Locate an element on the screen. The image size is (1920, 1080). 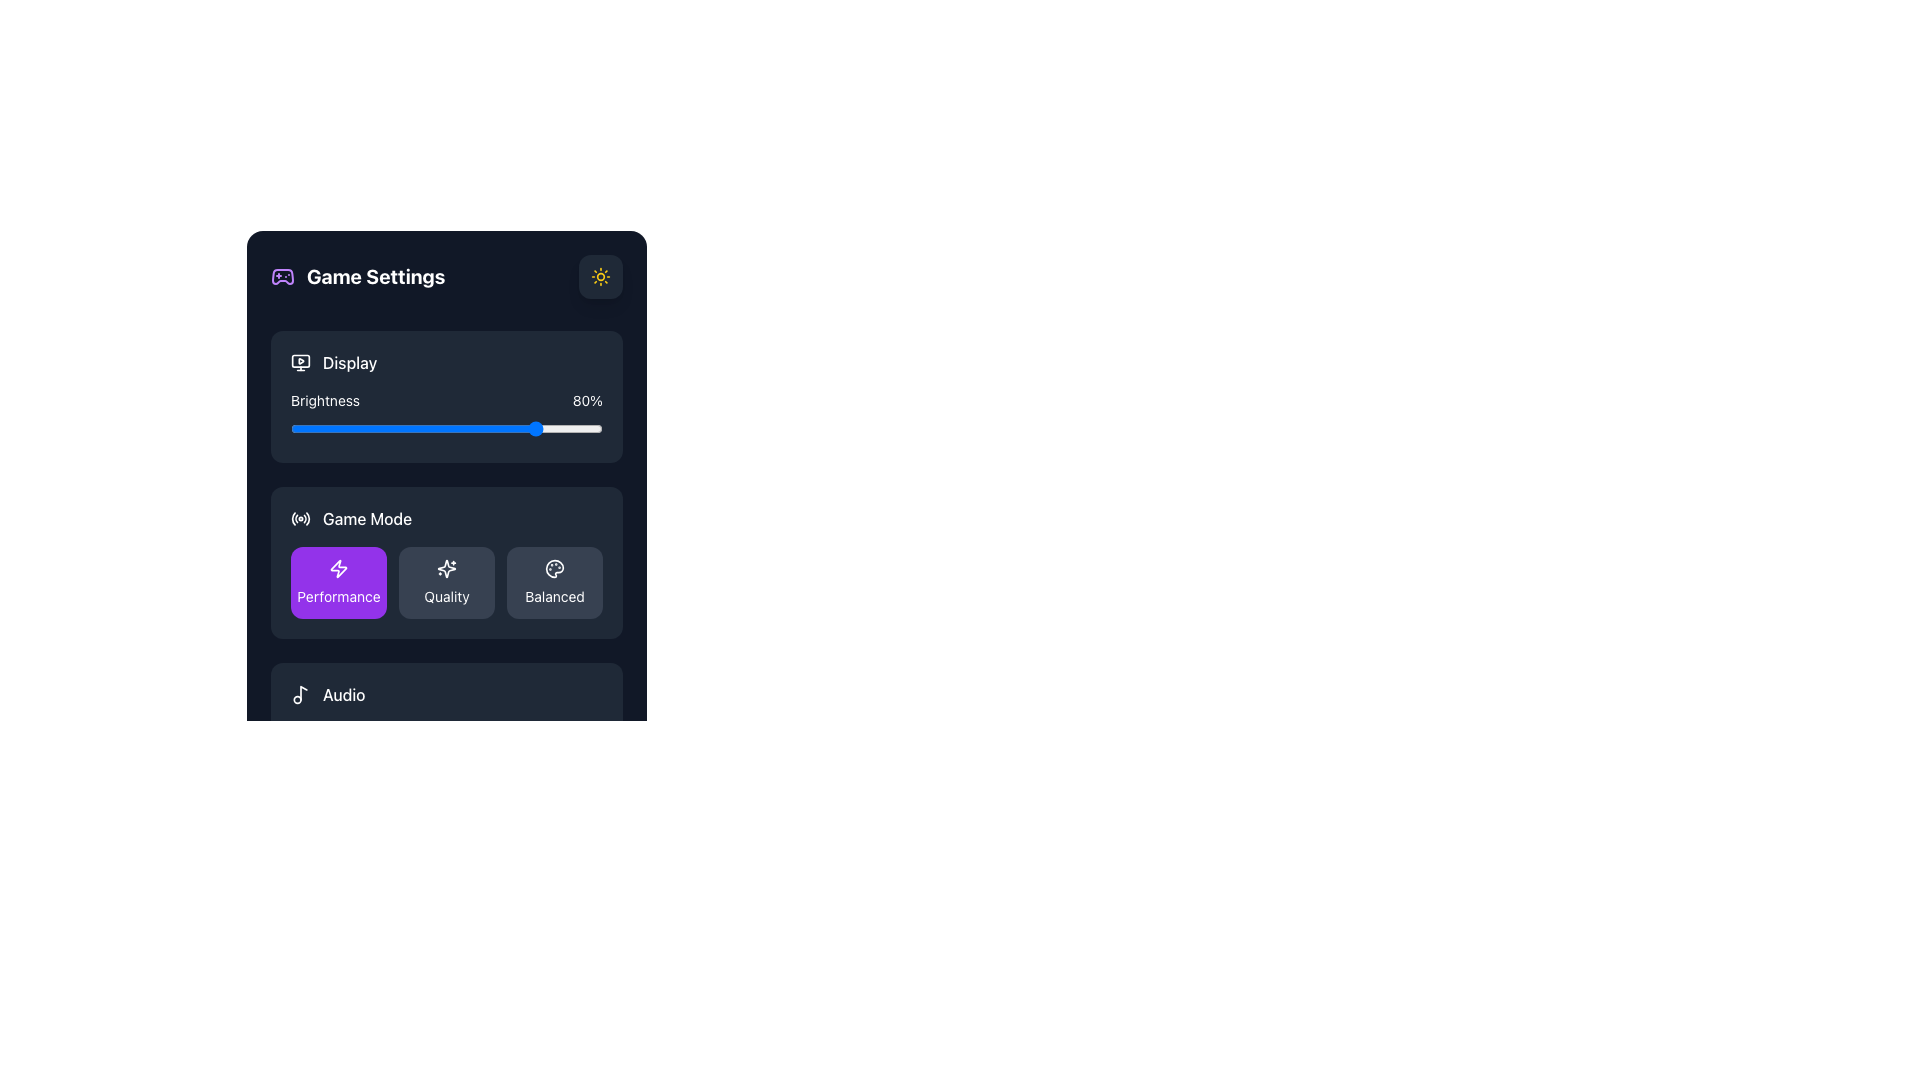
the 'Performance' mode button located in the 'Game Mode' section, which is the first of three horizontally arranged buttons, situated to the left of the 'Quality' and 'Balanced' buttons is located at coordinates (339, 582).